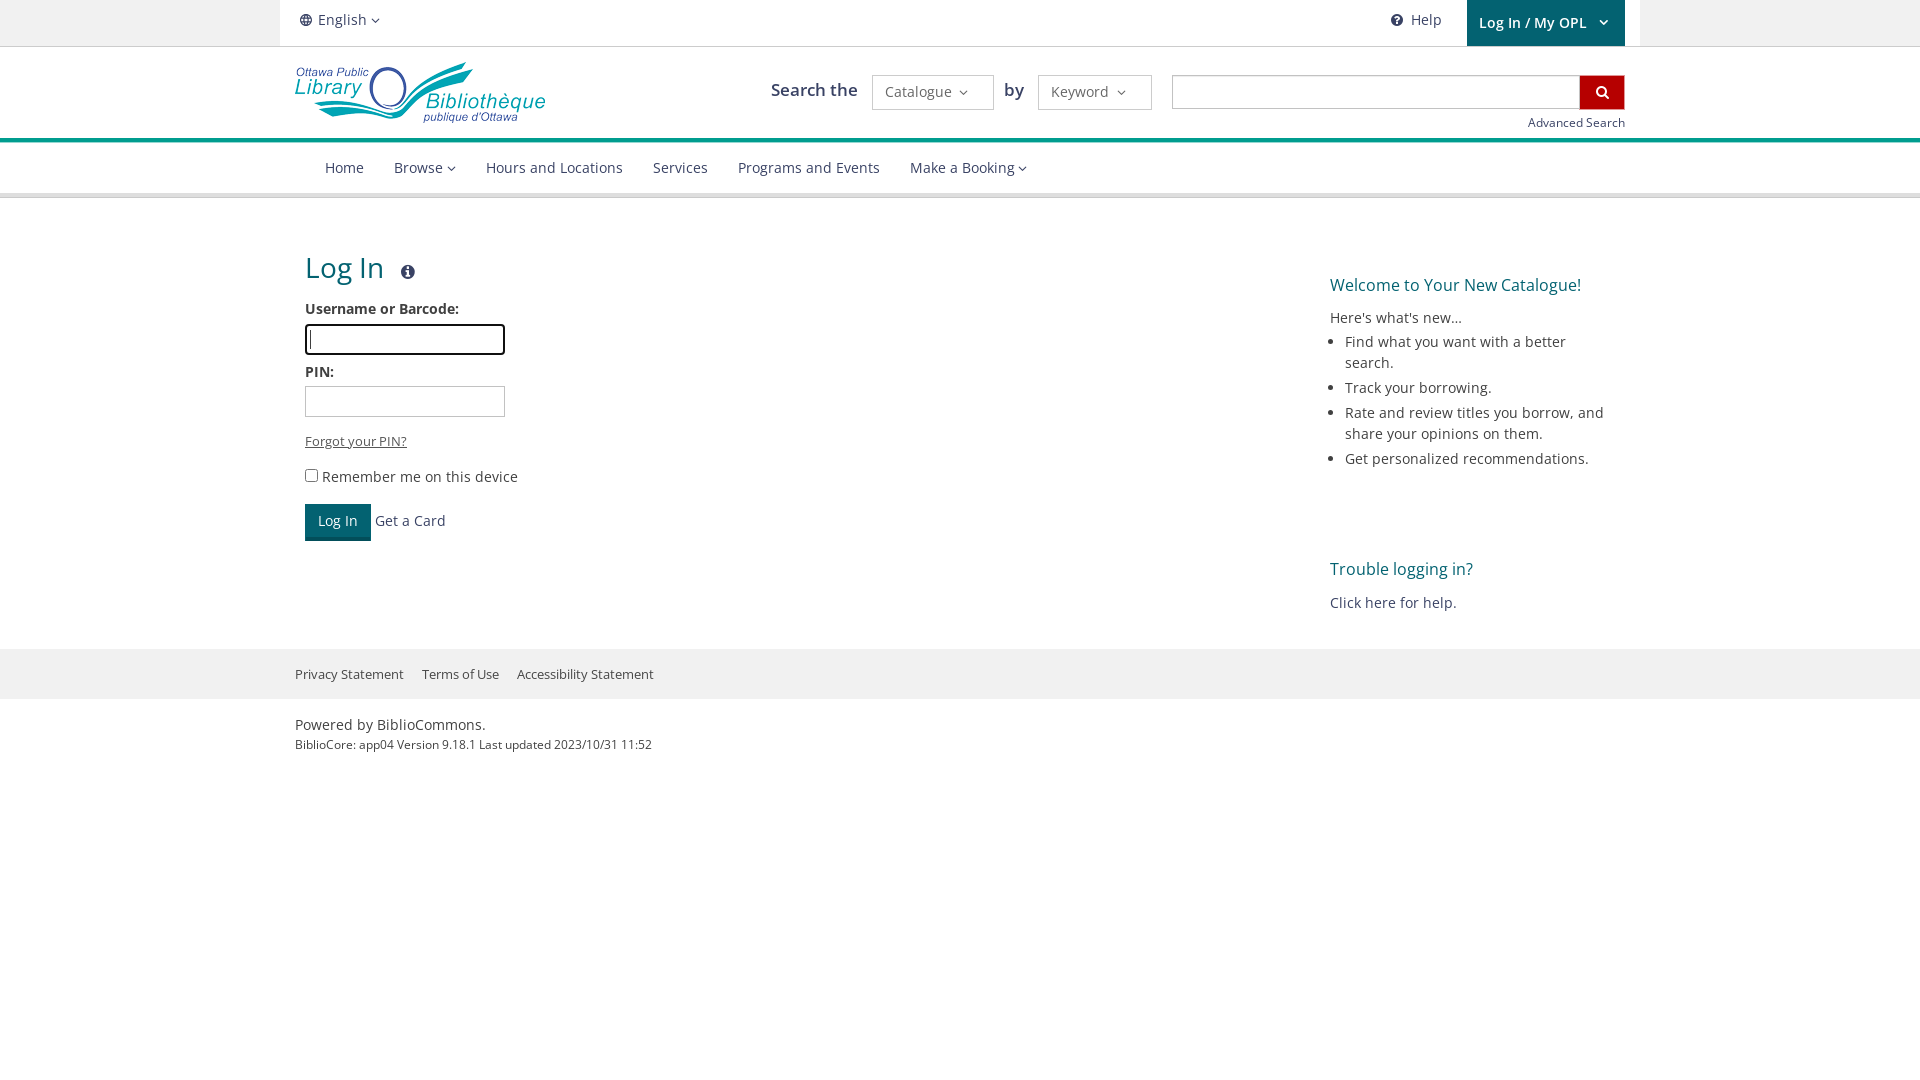  What do you see at coordinates (349, 674) in the screenshot?
I see `'Privacy Statement'` at bounding box center [349, 674].